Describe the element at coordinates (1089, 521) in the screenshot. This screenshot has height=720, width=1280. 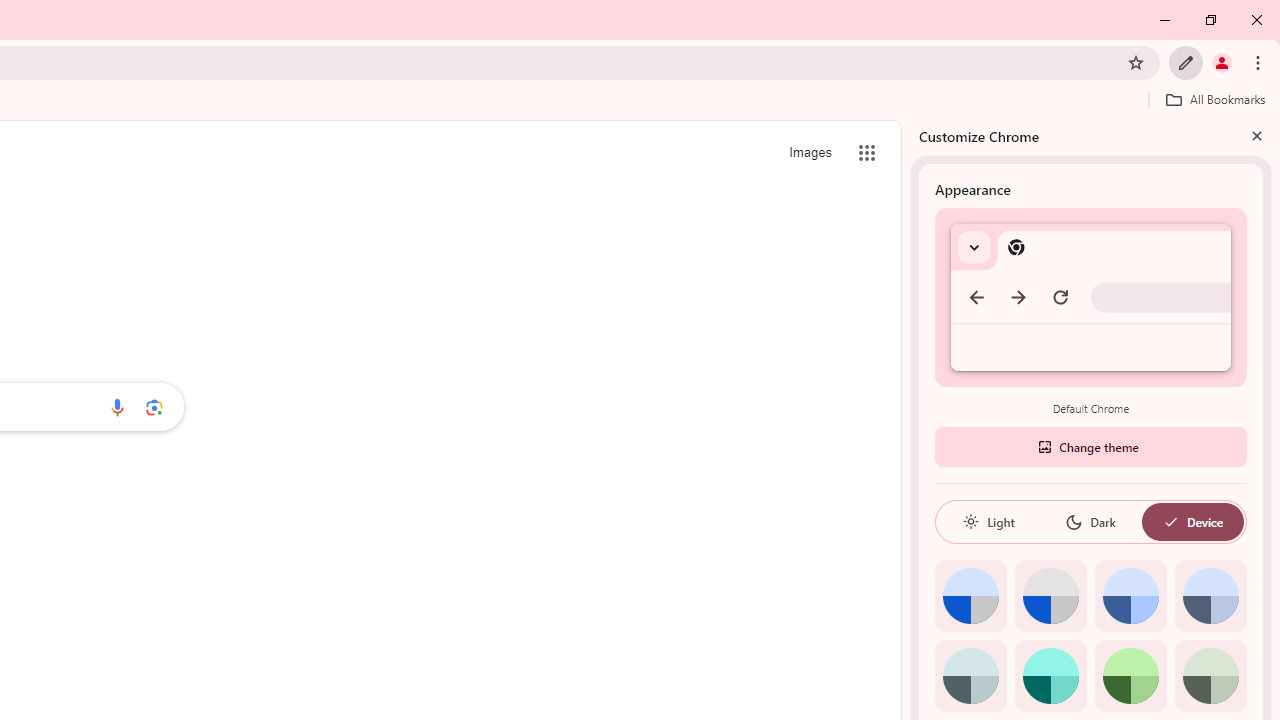
I see `'Dark'` at that location.